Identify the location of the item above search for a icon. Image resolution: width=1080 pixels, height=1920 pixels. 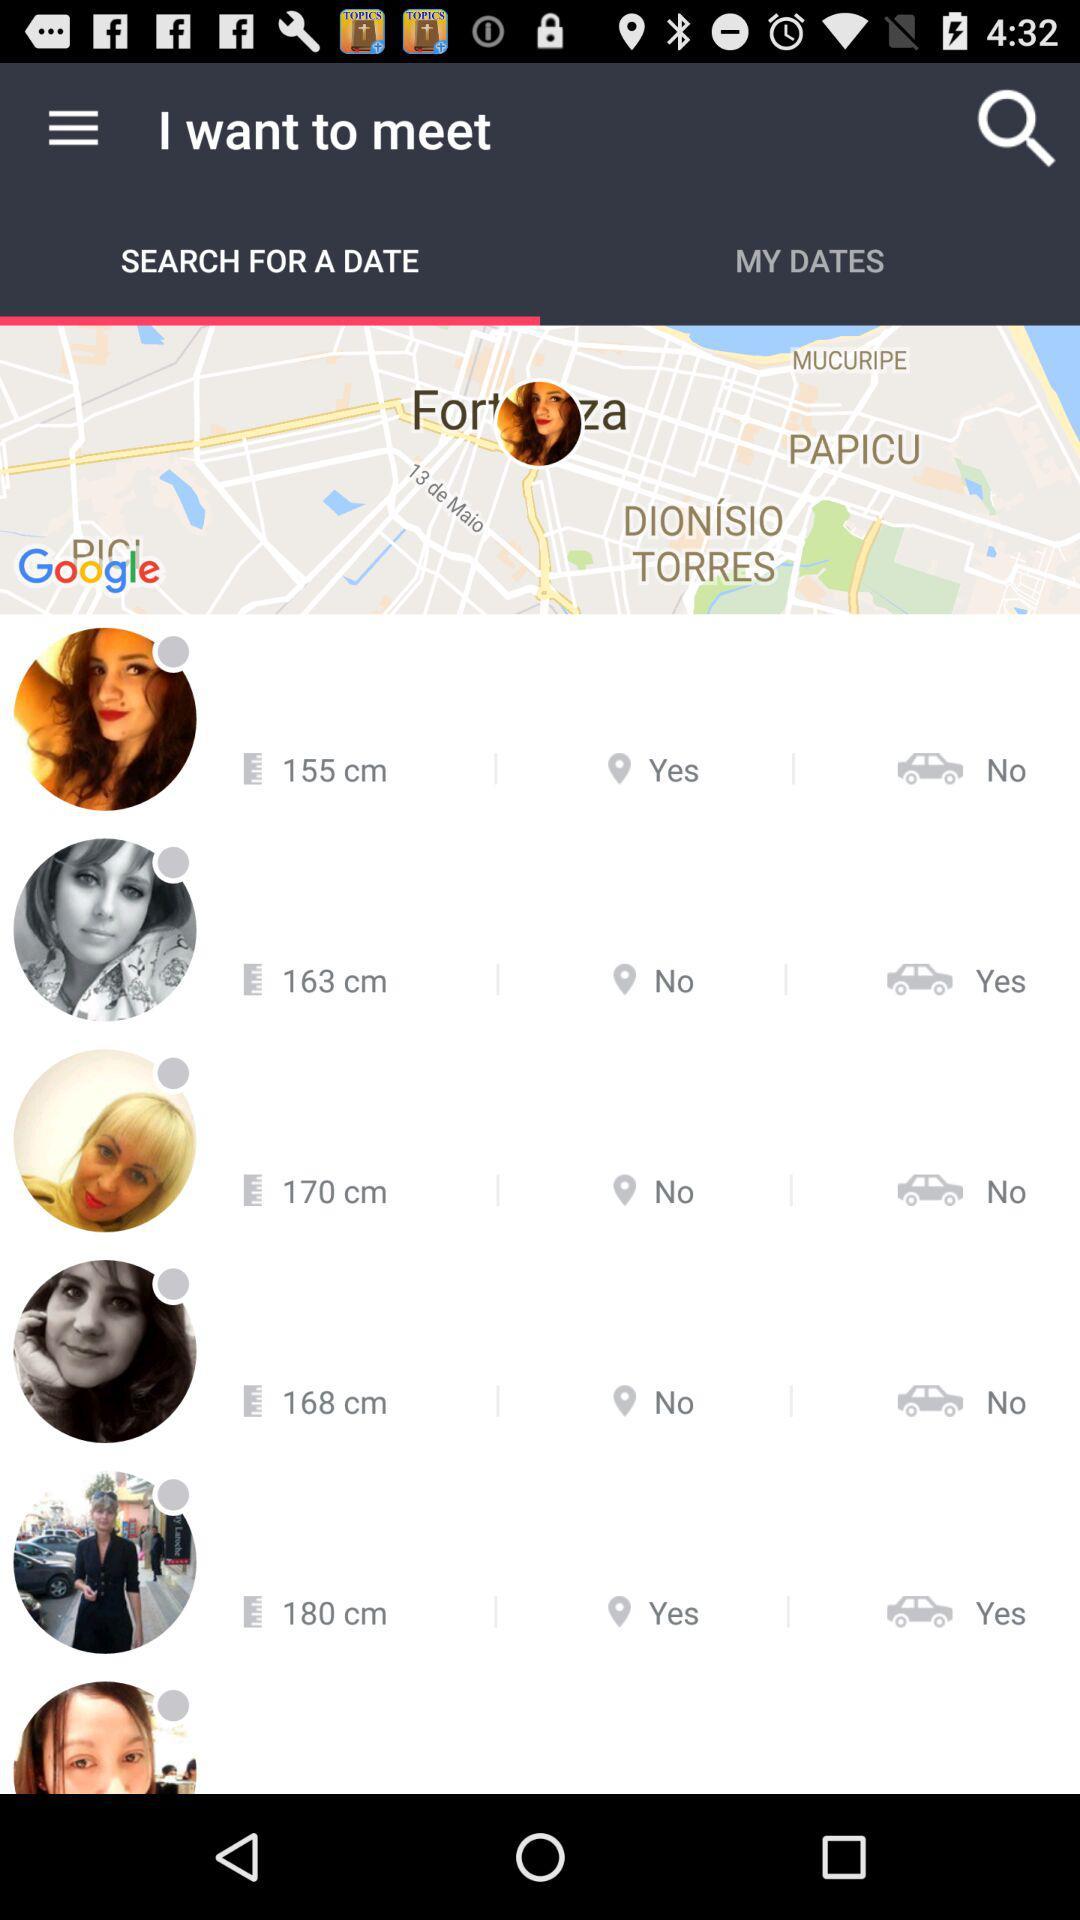
(72, 127).